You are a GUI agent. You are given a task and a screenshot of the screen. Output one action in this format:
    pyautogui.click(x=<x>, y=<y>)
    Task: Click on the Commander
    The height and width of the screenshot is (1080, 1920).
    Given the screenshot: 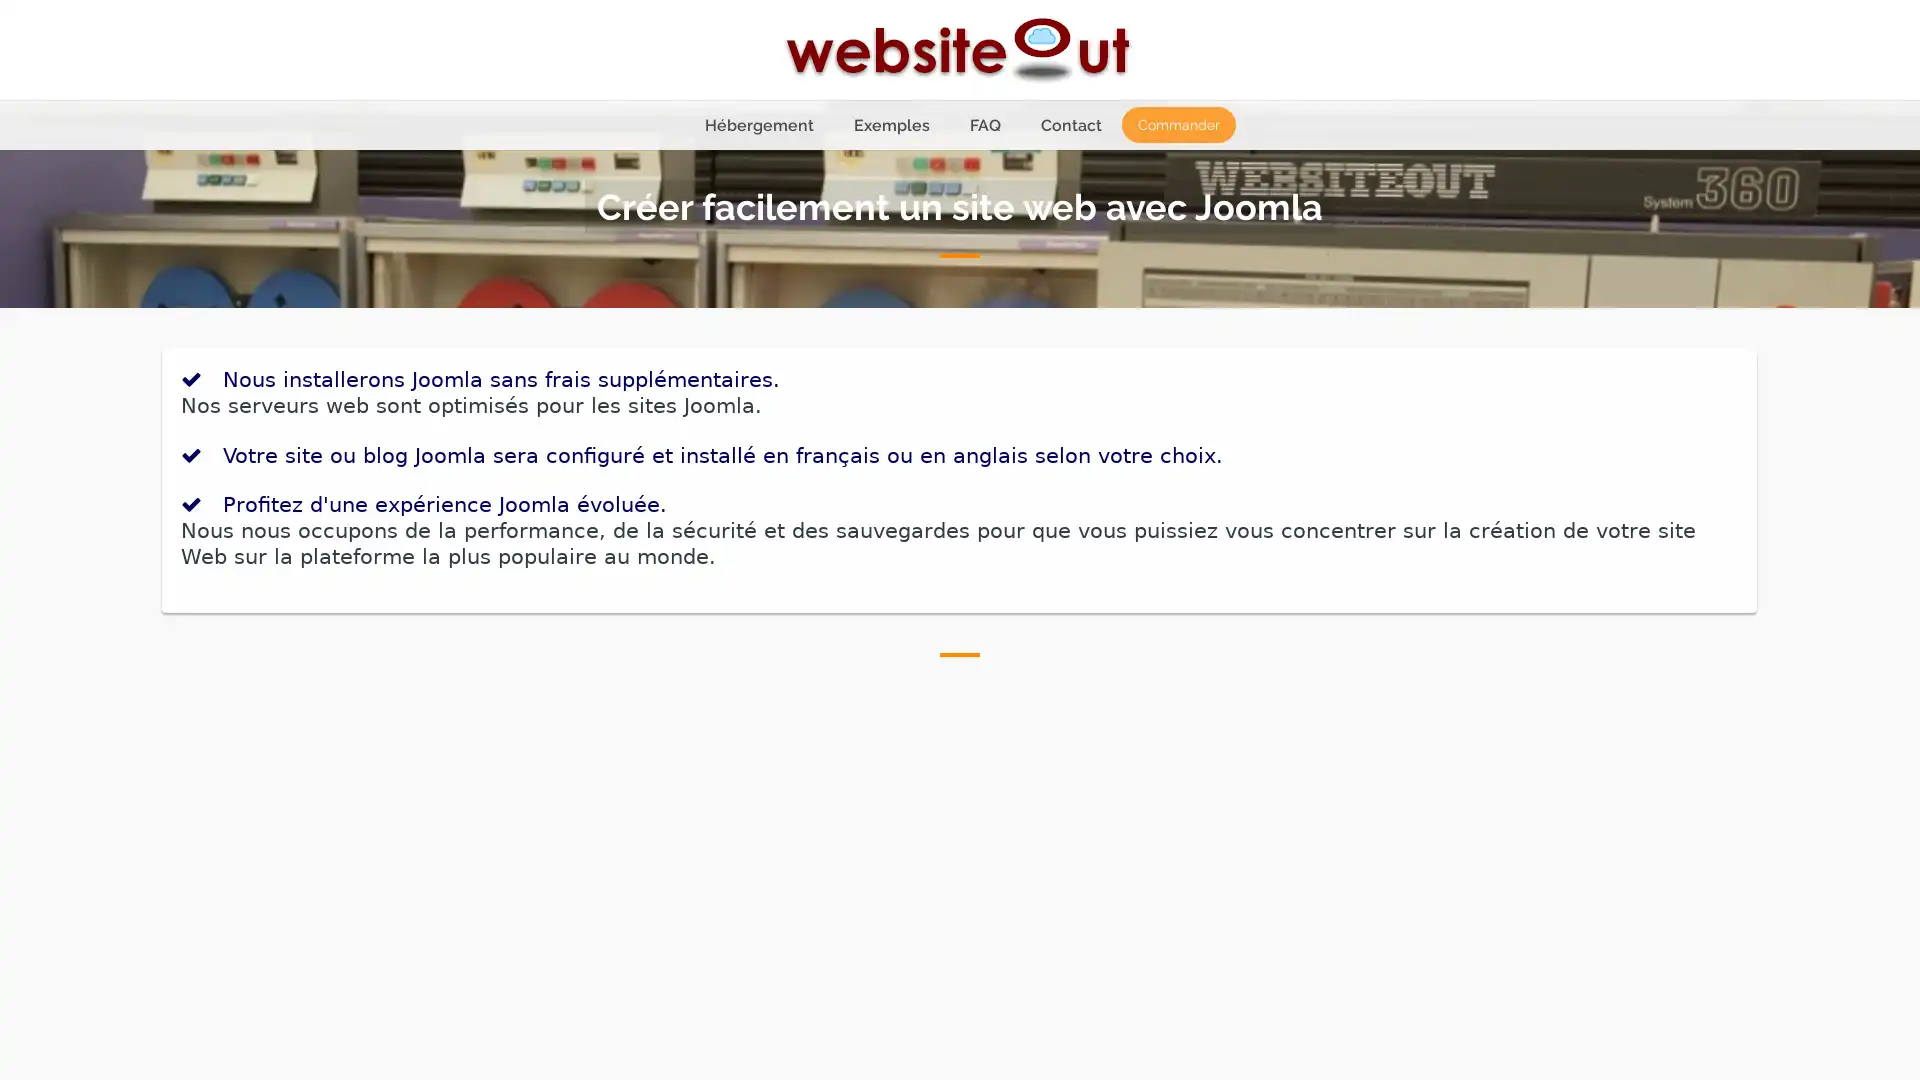 What is the action you would take?
    pyautogui.click(x=1177, y=124)
    